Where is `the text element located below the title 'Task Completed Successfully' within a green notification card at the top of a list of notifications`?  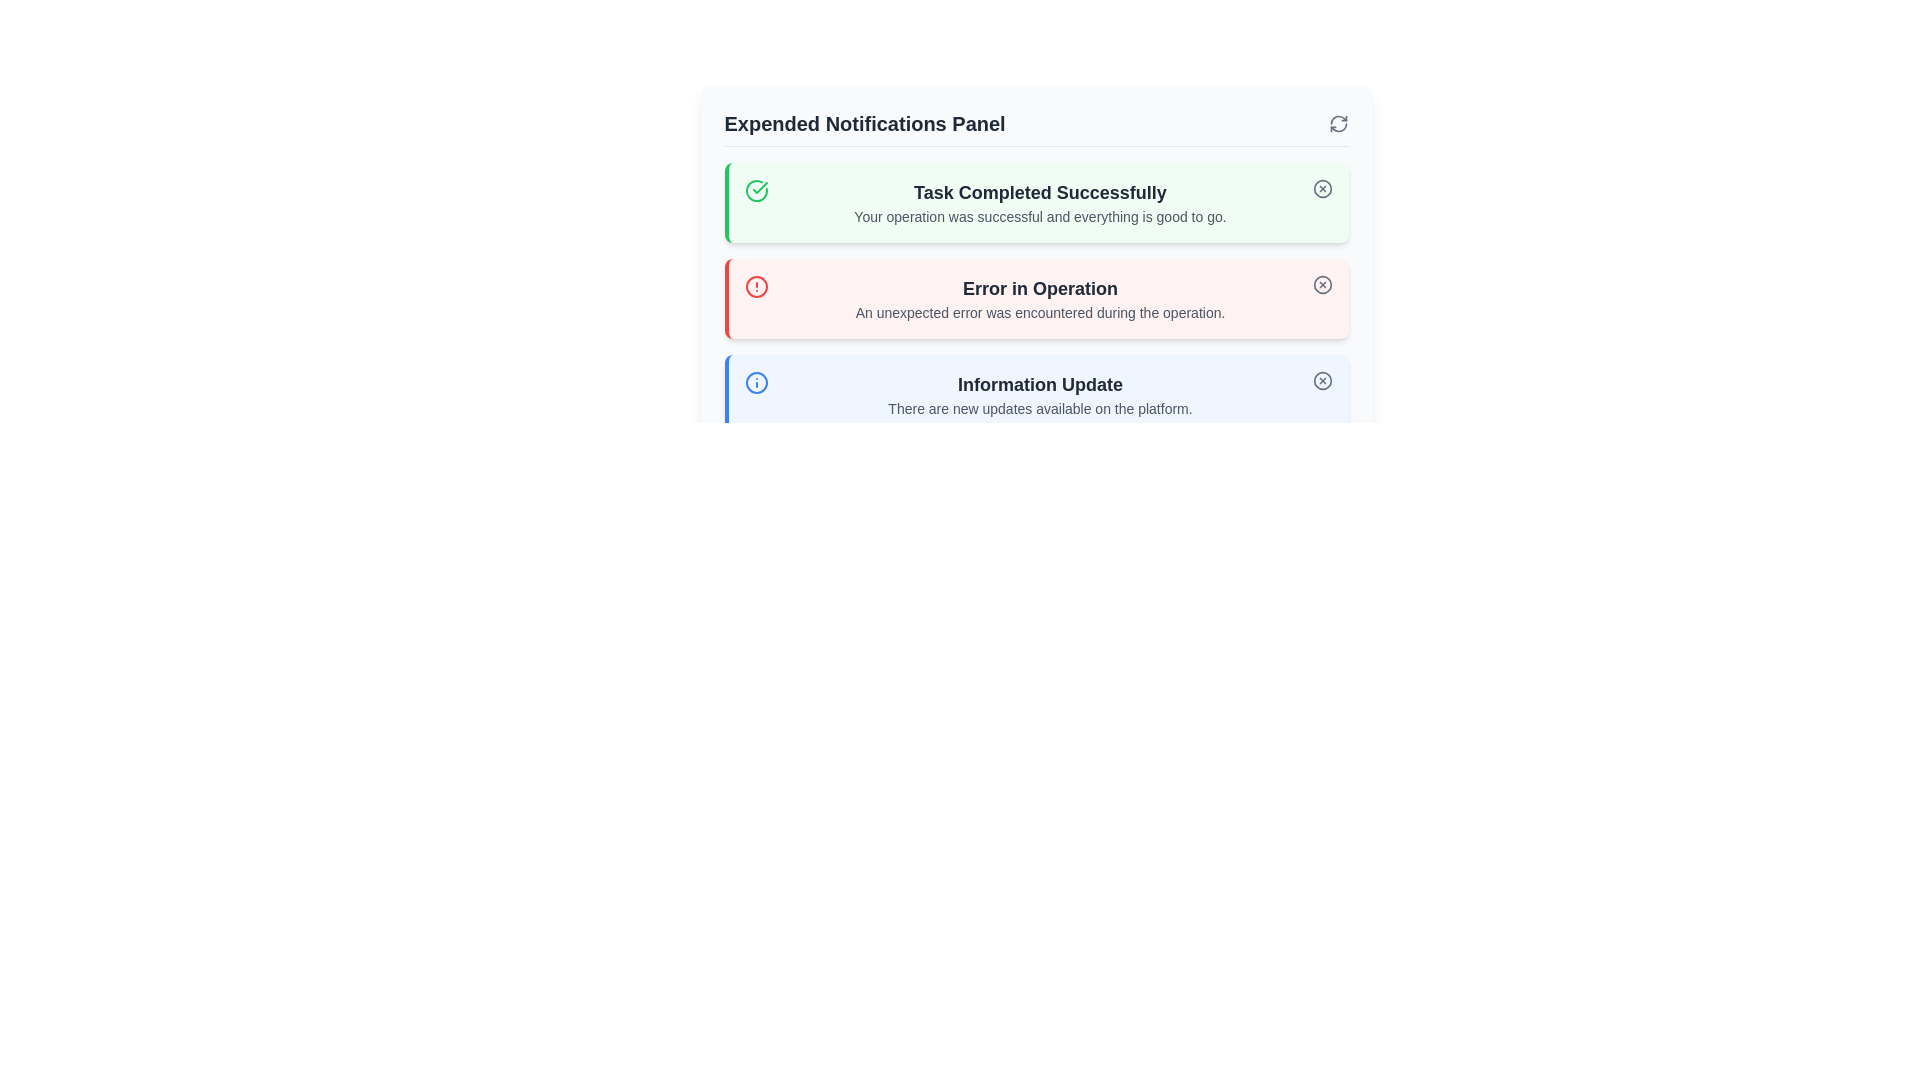 the text element located below the title 'Task Completed Successfully' within a green notification card at the top of a list of notifications is located at coordinates (1040, 216).